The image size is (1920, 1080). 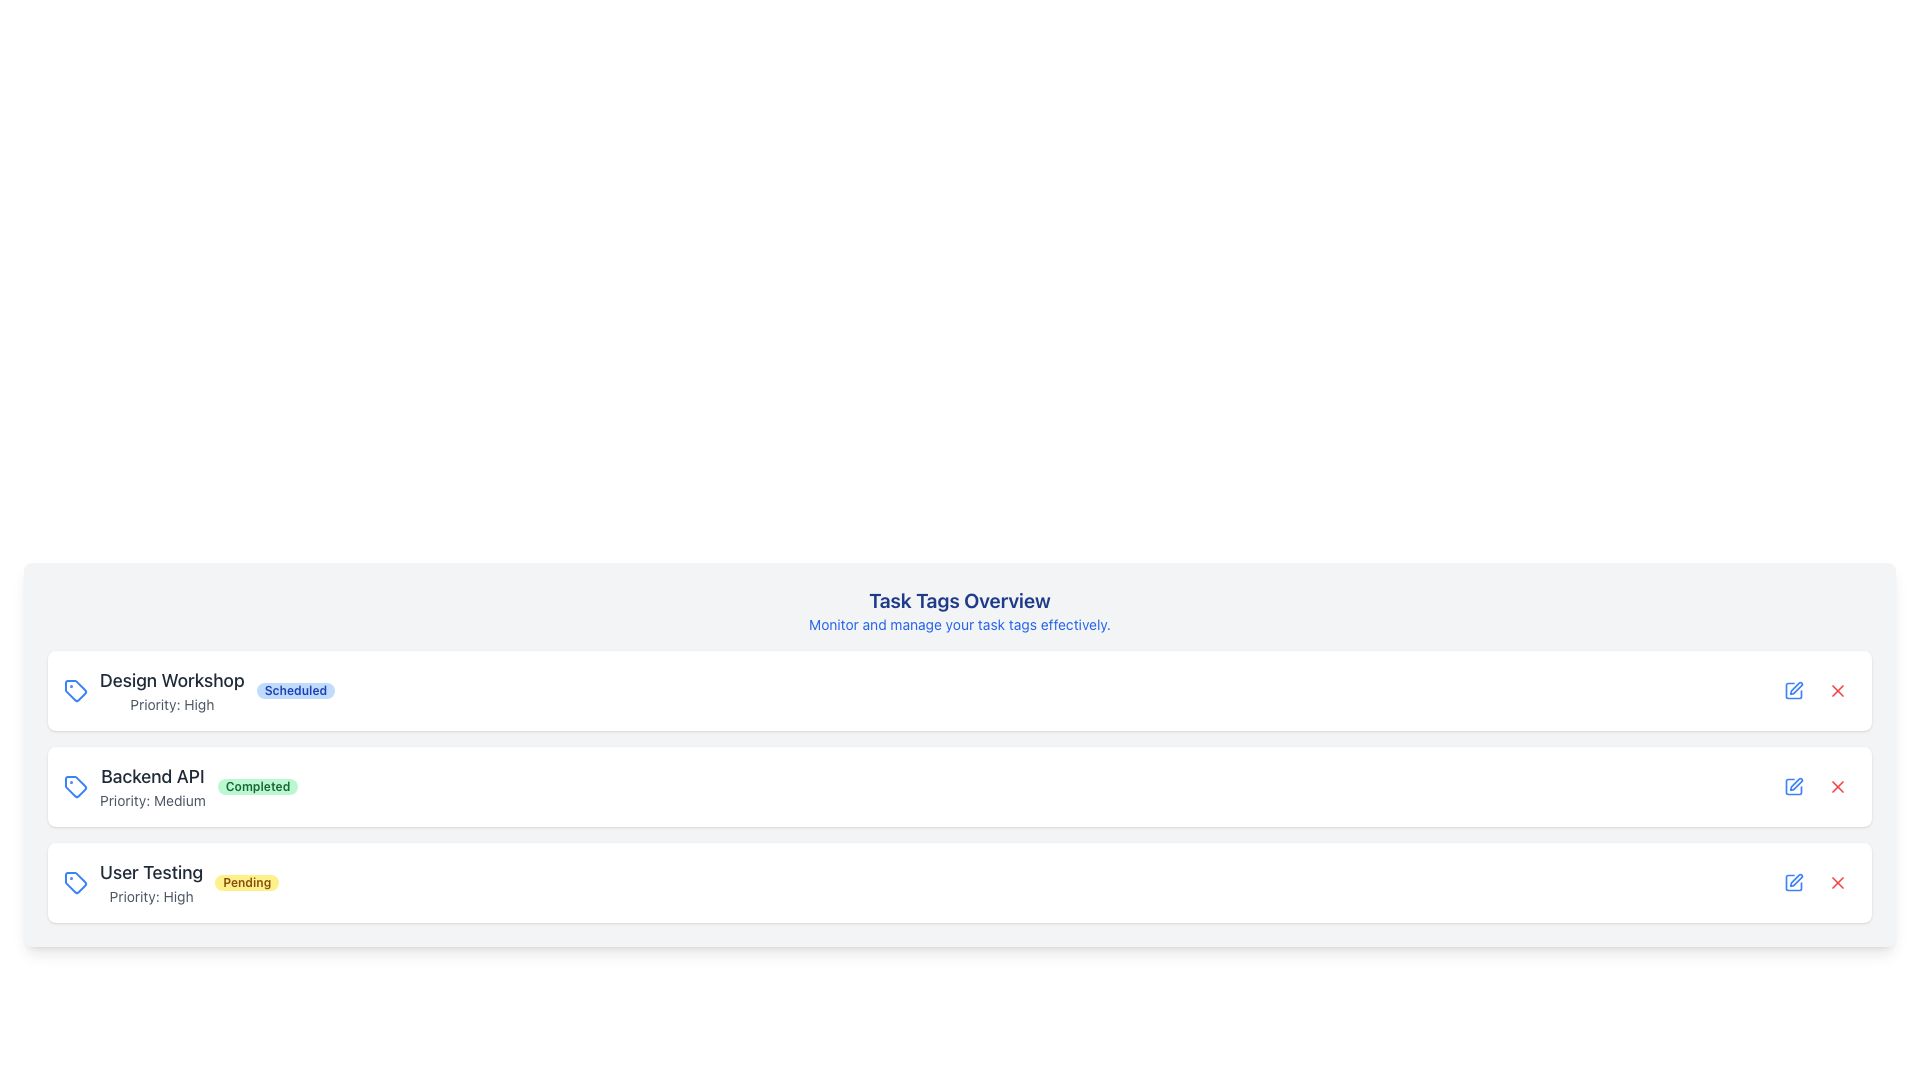 I want to click on the task list item that displays its title, priority, and status, located as the second item in the vertical list of task items, so click(x=960, y=785).